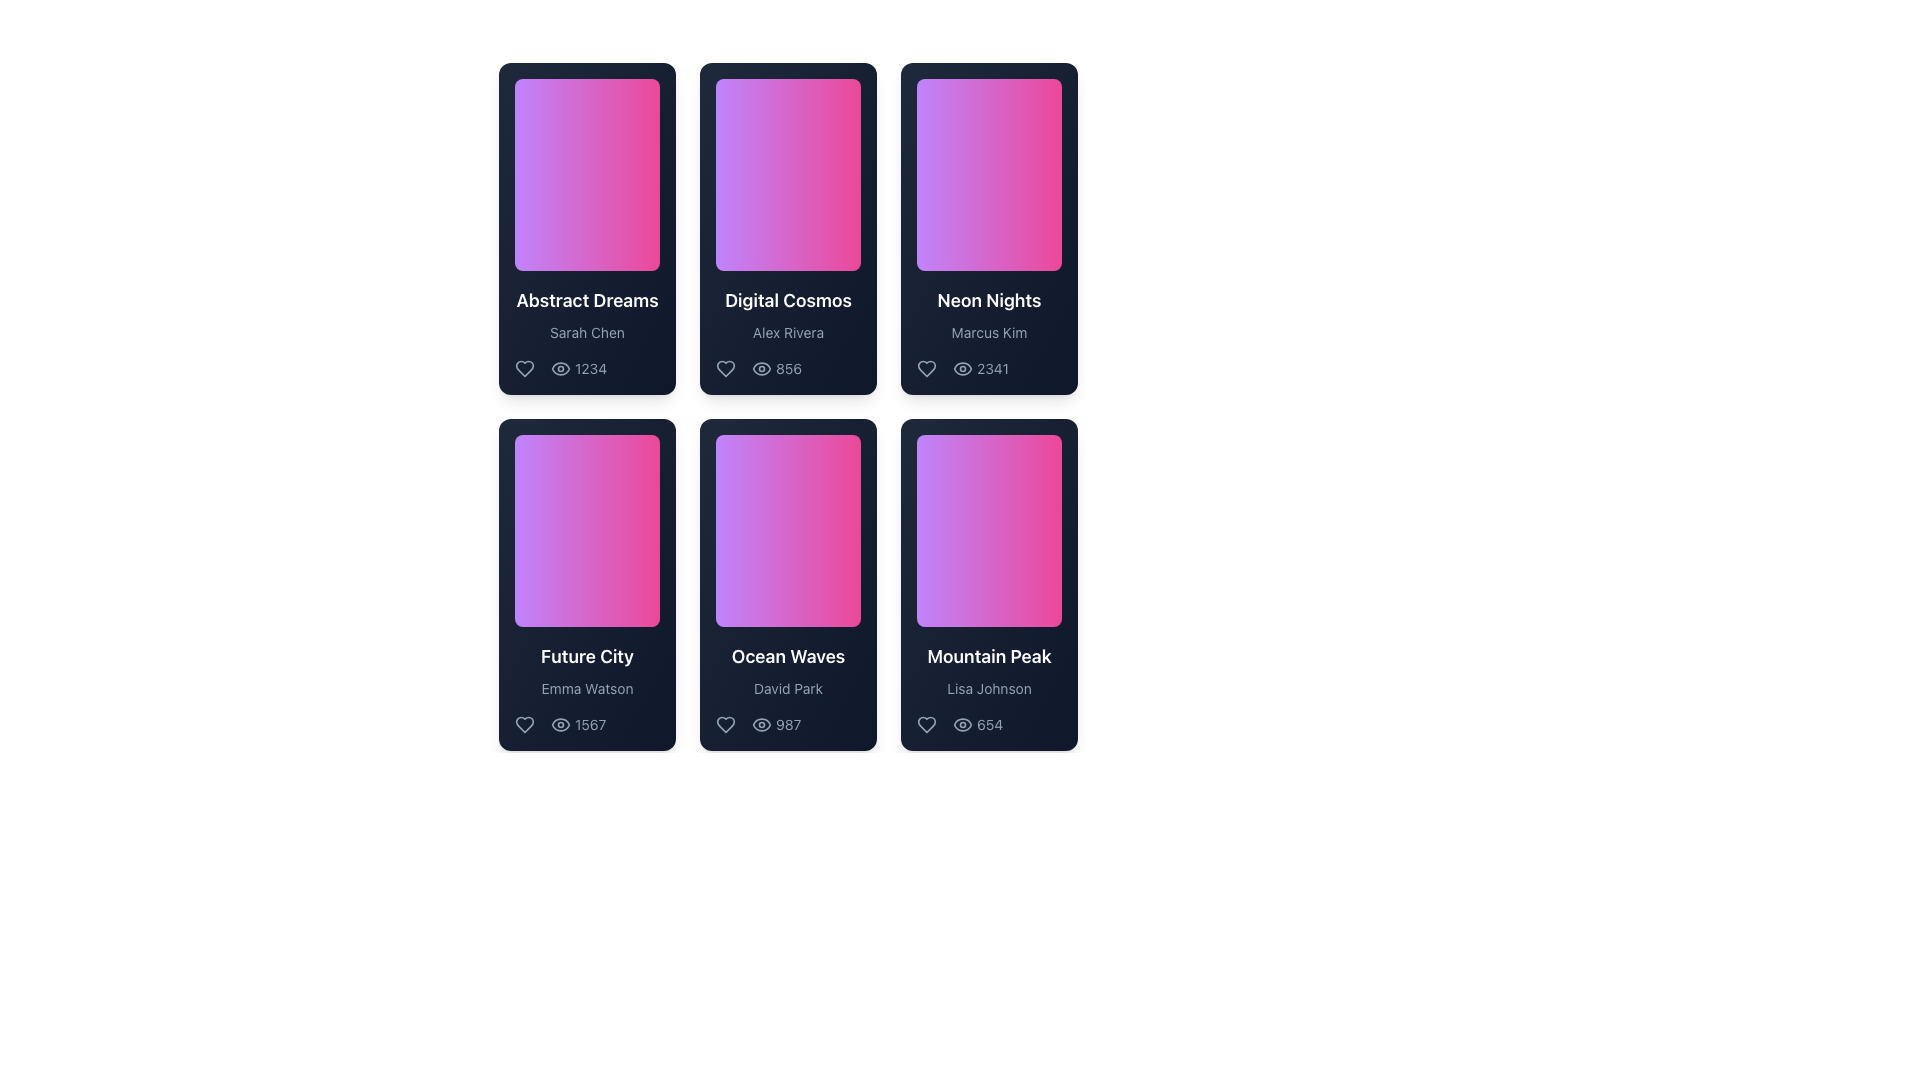  Describe the element at coordinates (724, 369) in the screenshot. I see `the heart icon located at the bottom-left corner of the 'Digital Cosmos' card's footer section to like or favorite the item` at that location.